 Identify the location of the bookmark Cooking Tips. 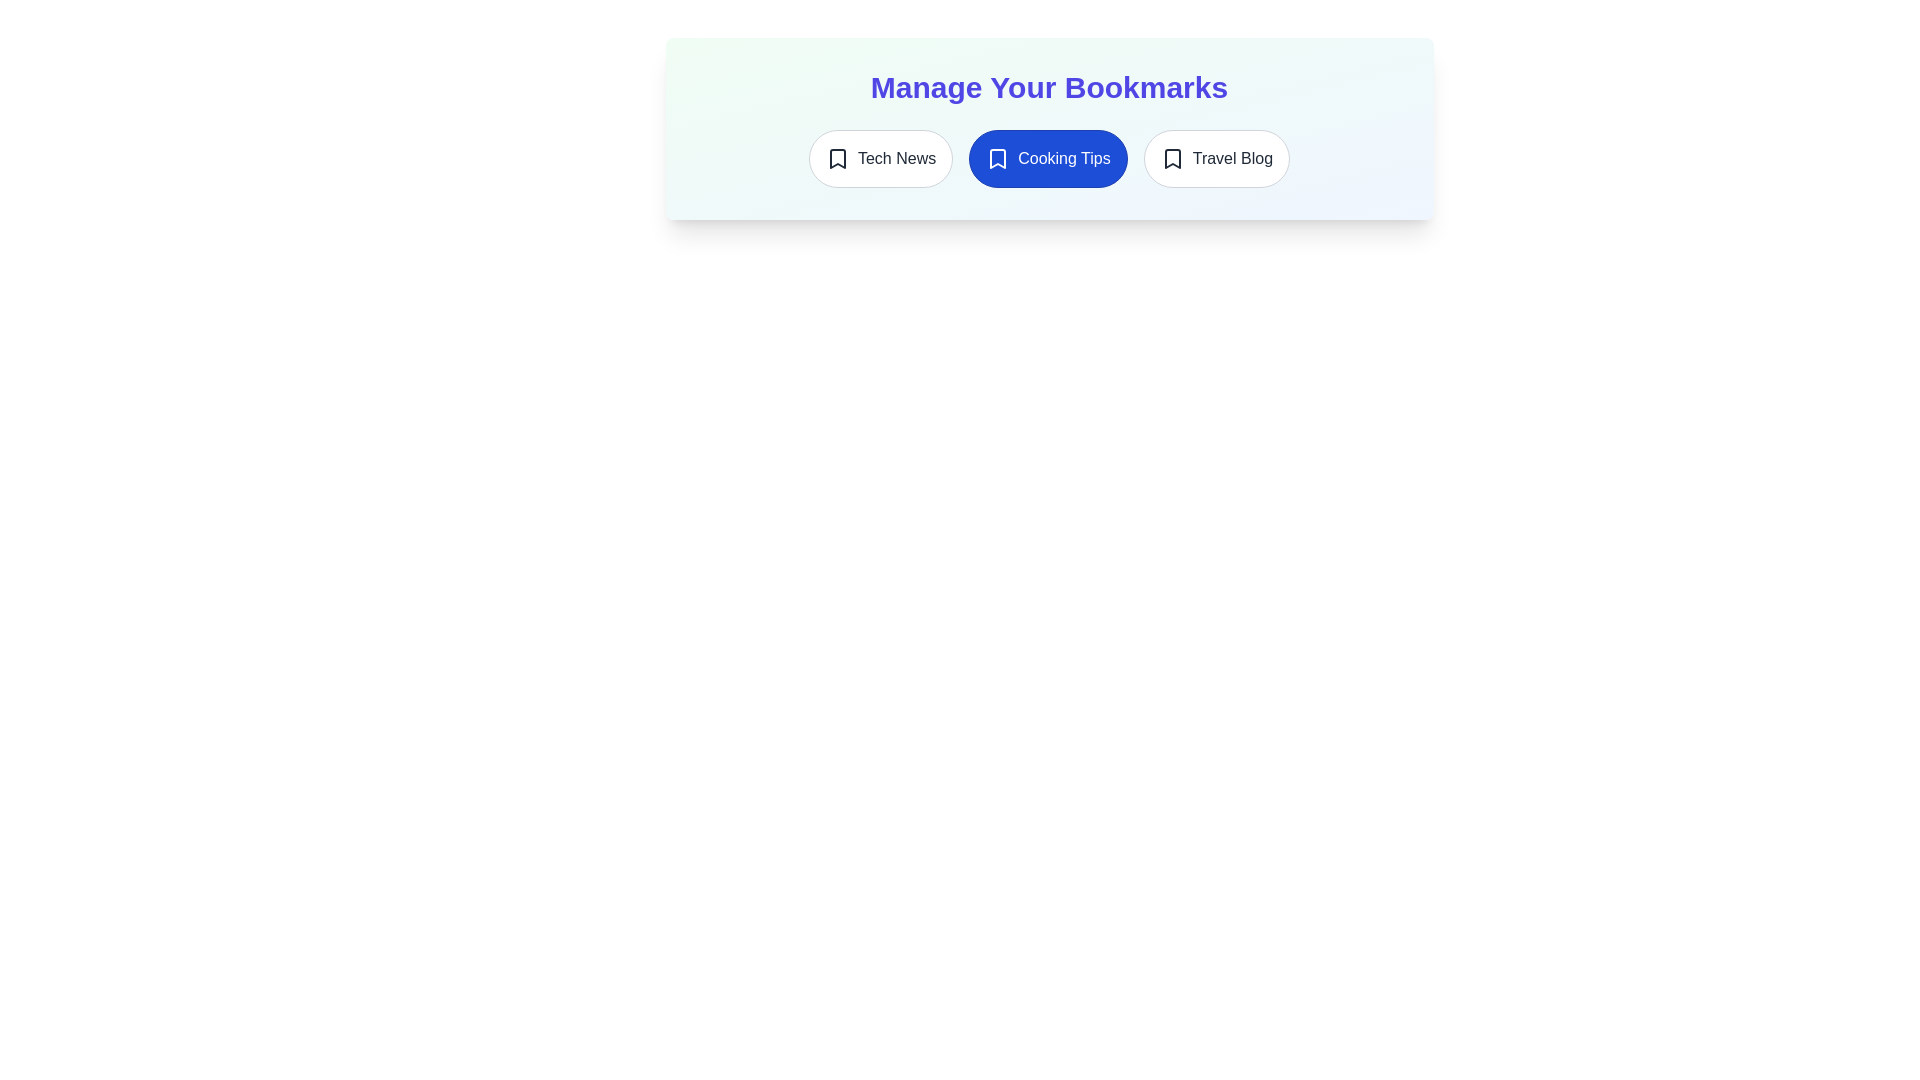
(1047, 157).